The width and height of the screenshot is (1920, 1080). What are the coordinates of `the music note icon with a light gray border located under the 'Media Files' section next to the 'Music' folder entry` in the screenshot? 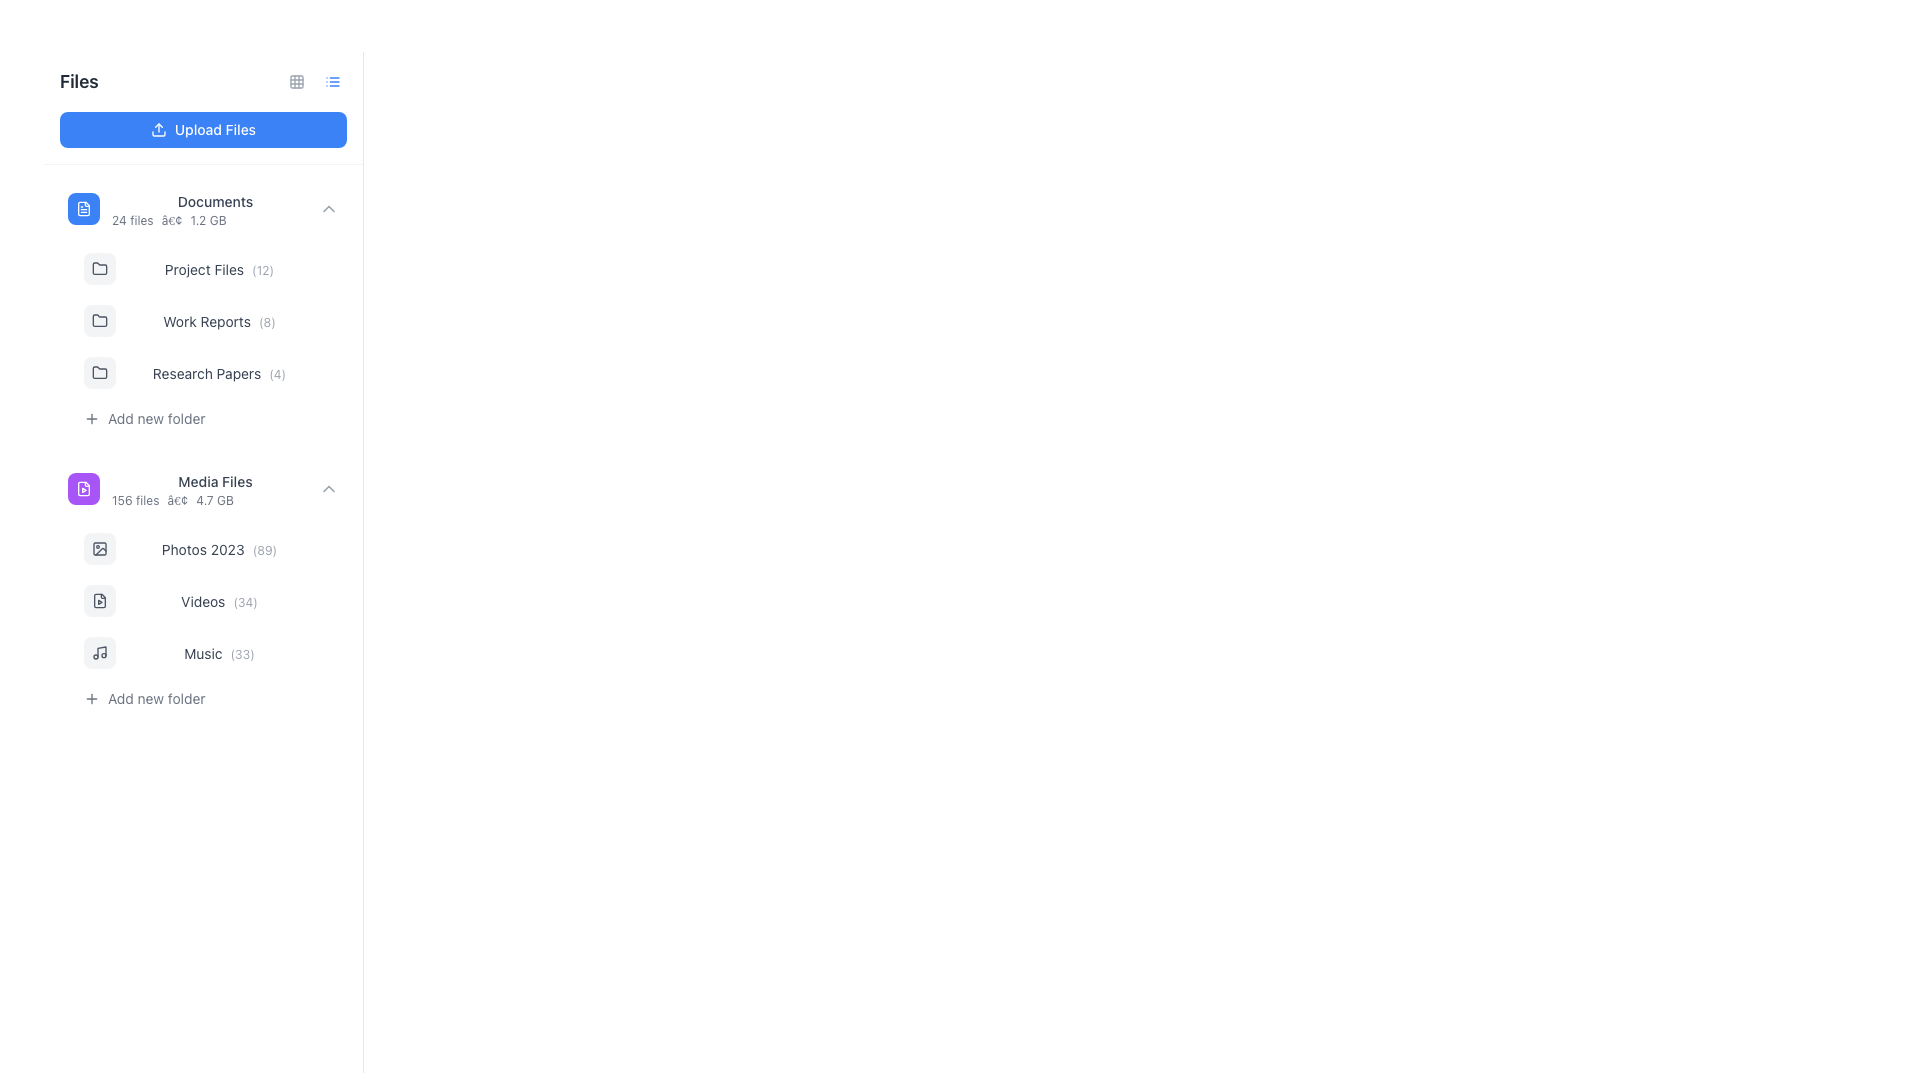 It's located at (99, 652).